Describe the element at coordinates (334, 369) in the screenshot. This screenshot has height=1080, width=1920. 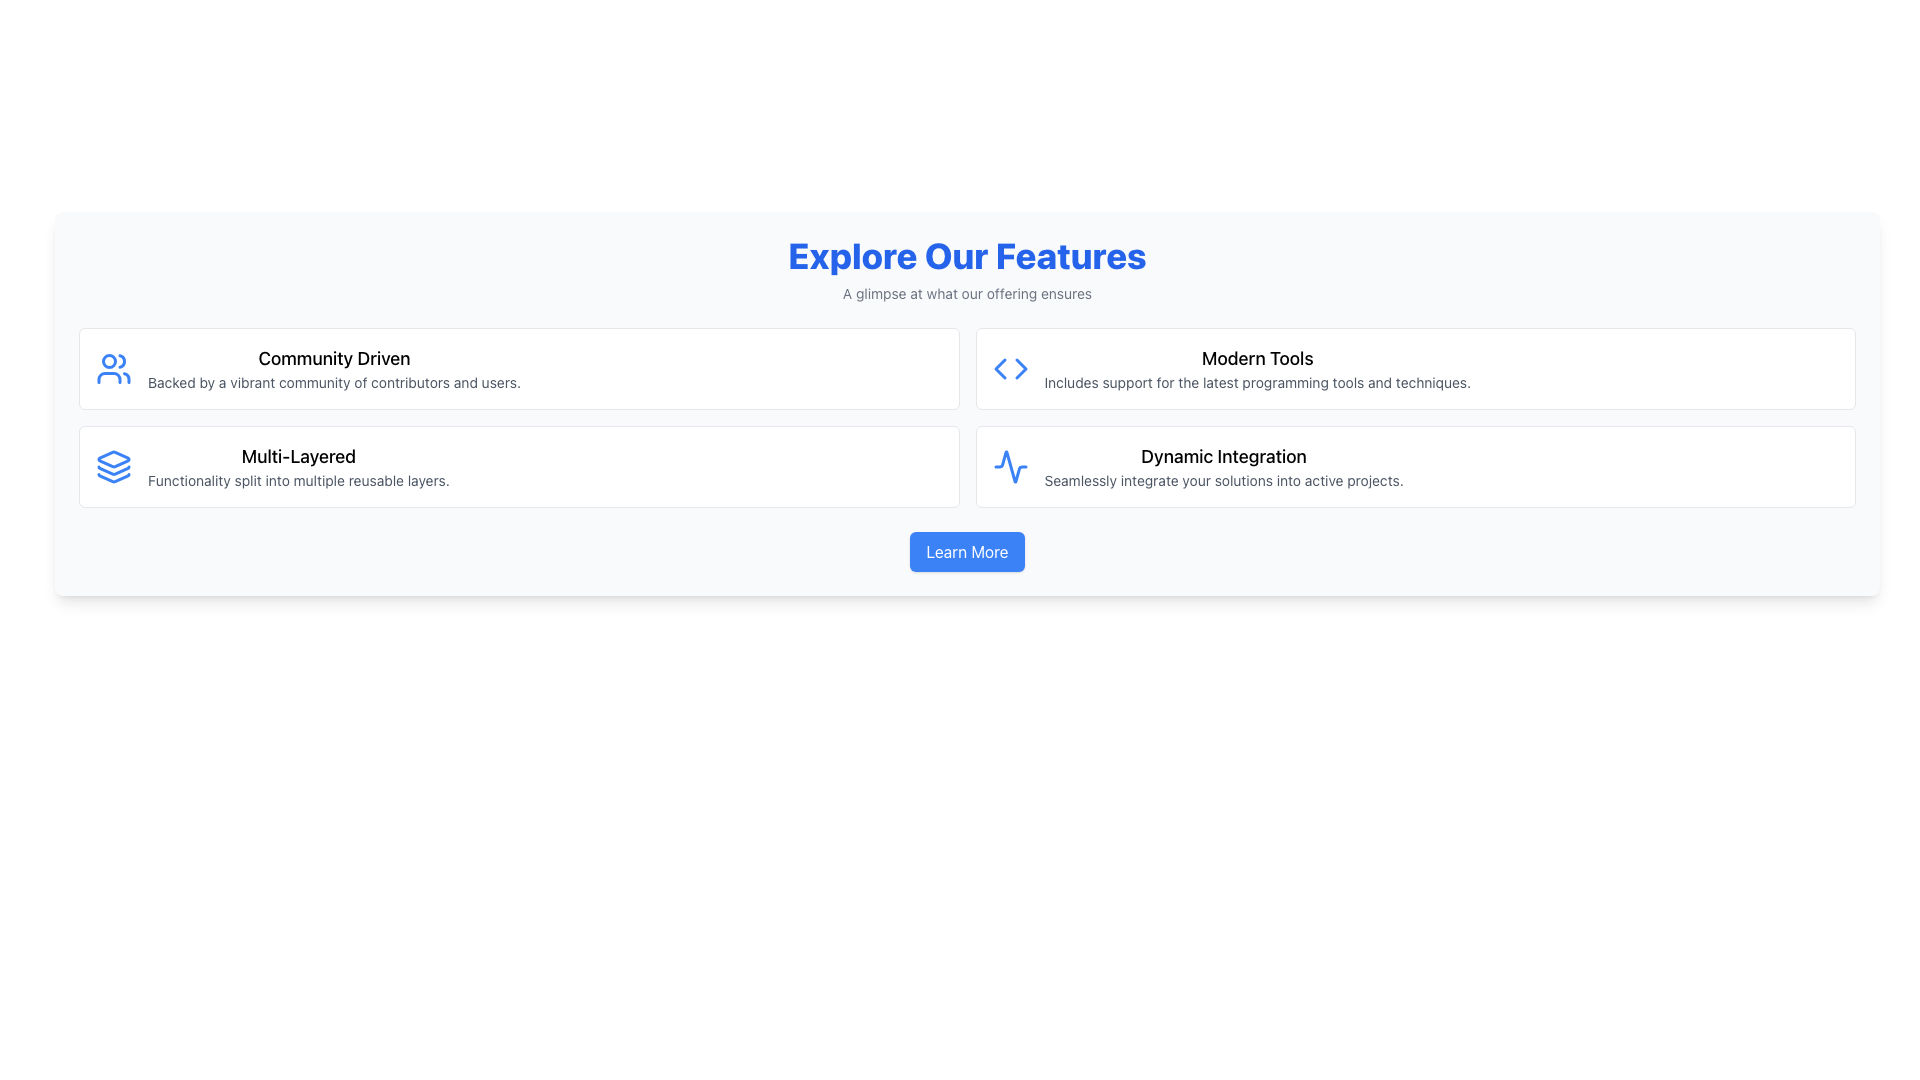
I see `text content of the Text Block titled 'Community Driven', which contains the description 'Backed by a vibrant community of contributors and users.'` at that location.